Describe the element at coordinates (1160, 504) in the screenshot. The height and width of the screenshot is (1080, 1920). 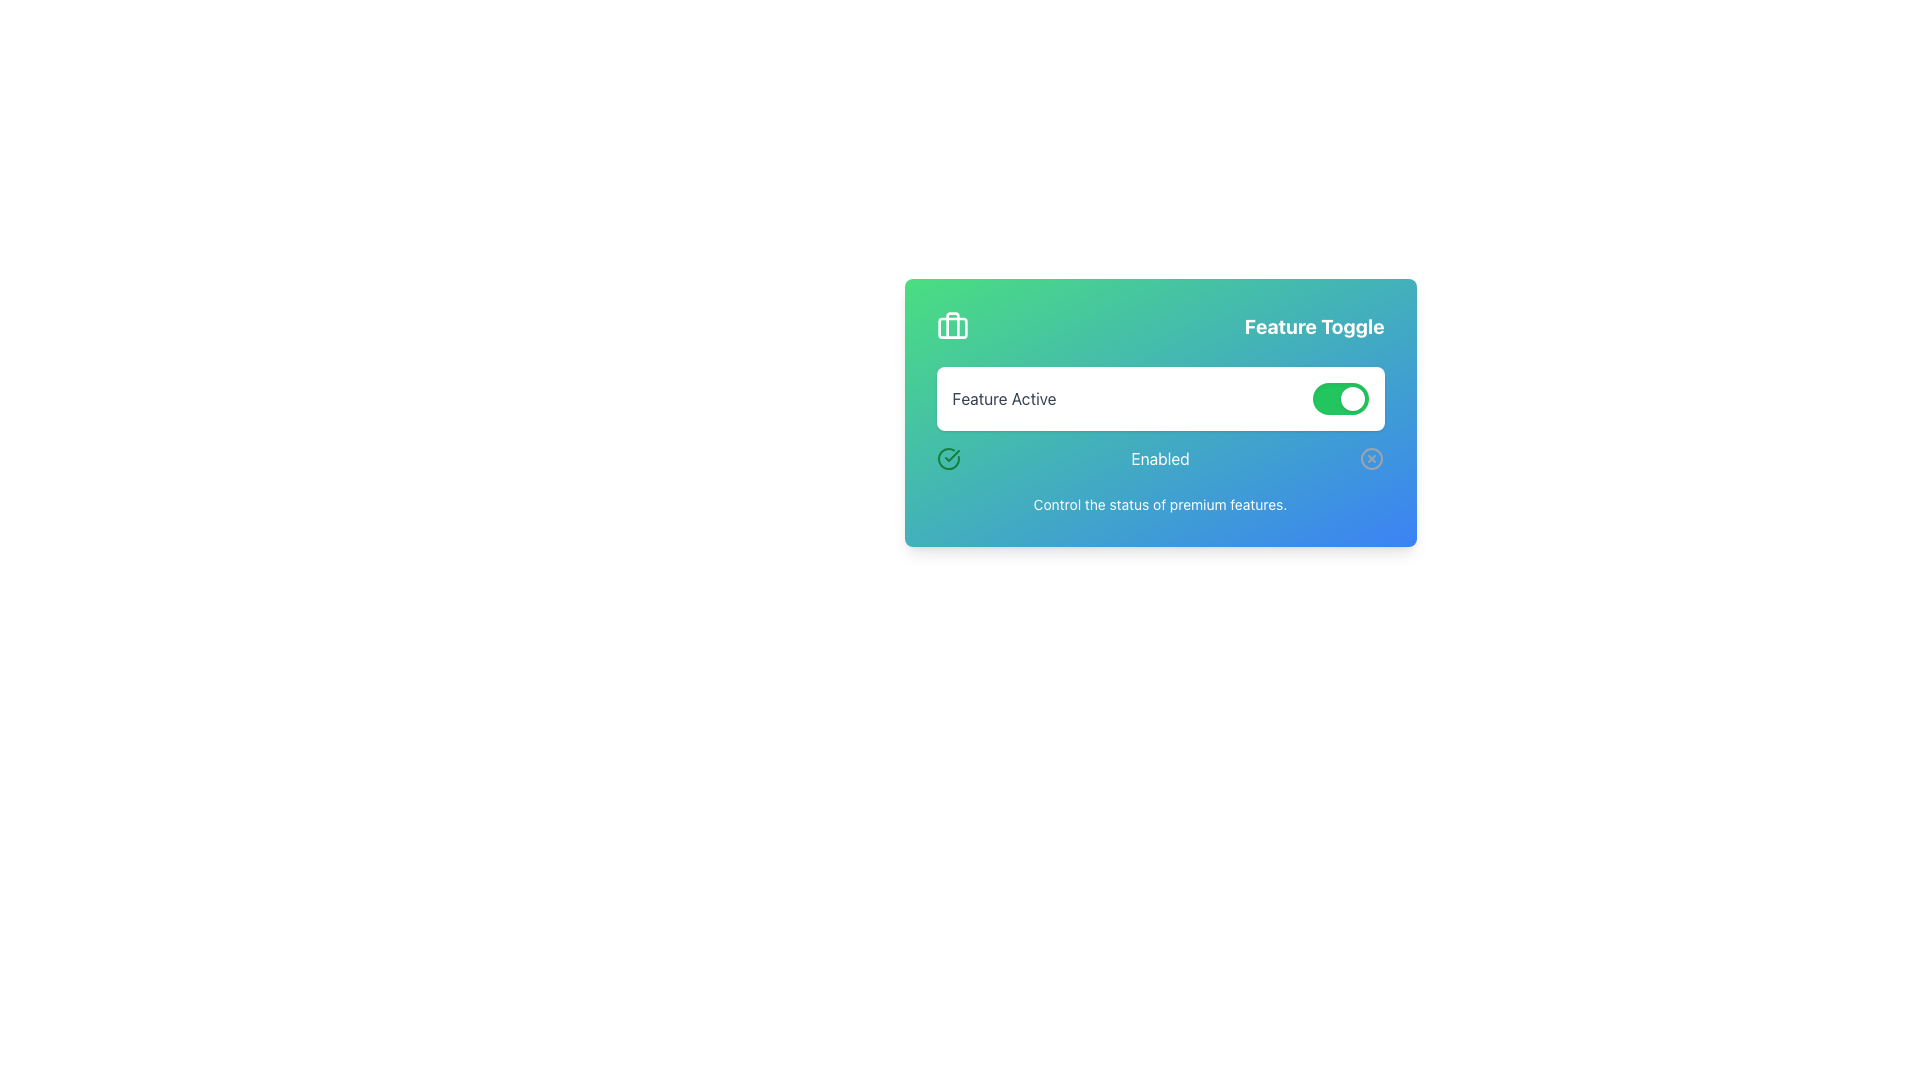
I see `the static text label that provides additional information about the surrounding interface for controlling premium features` at that location.